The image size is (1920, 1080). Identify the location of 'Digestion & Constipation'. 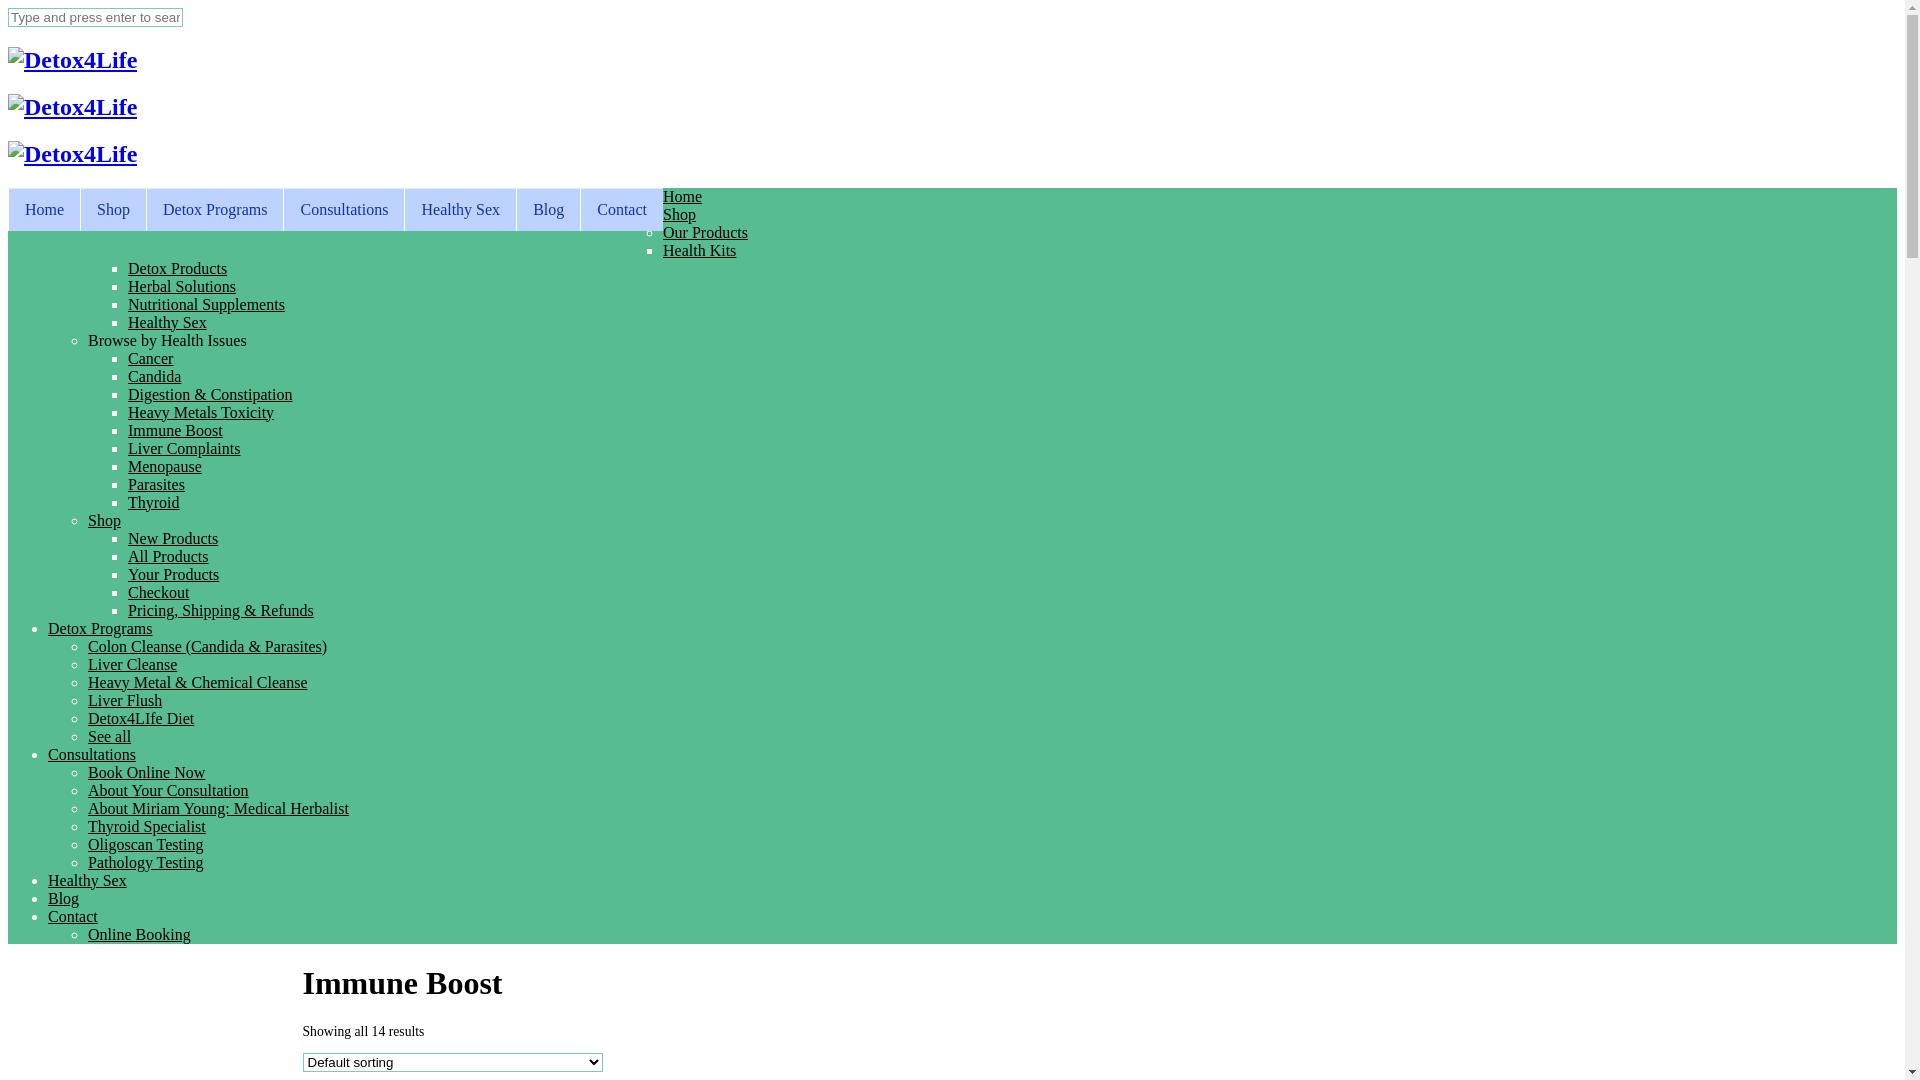
(210, 394).